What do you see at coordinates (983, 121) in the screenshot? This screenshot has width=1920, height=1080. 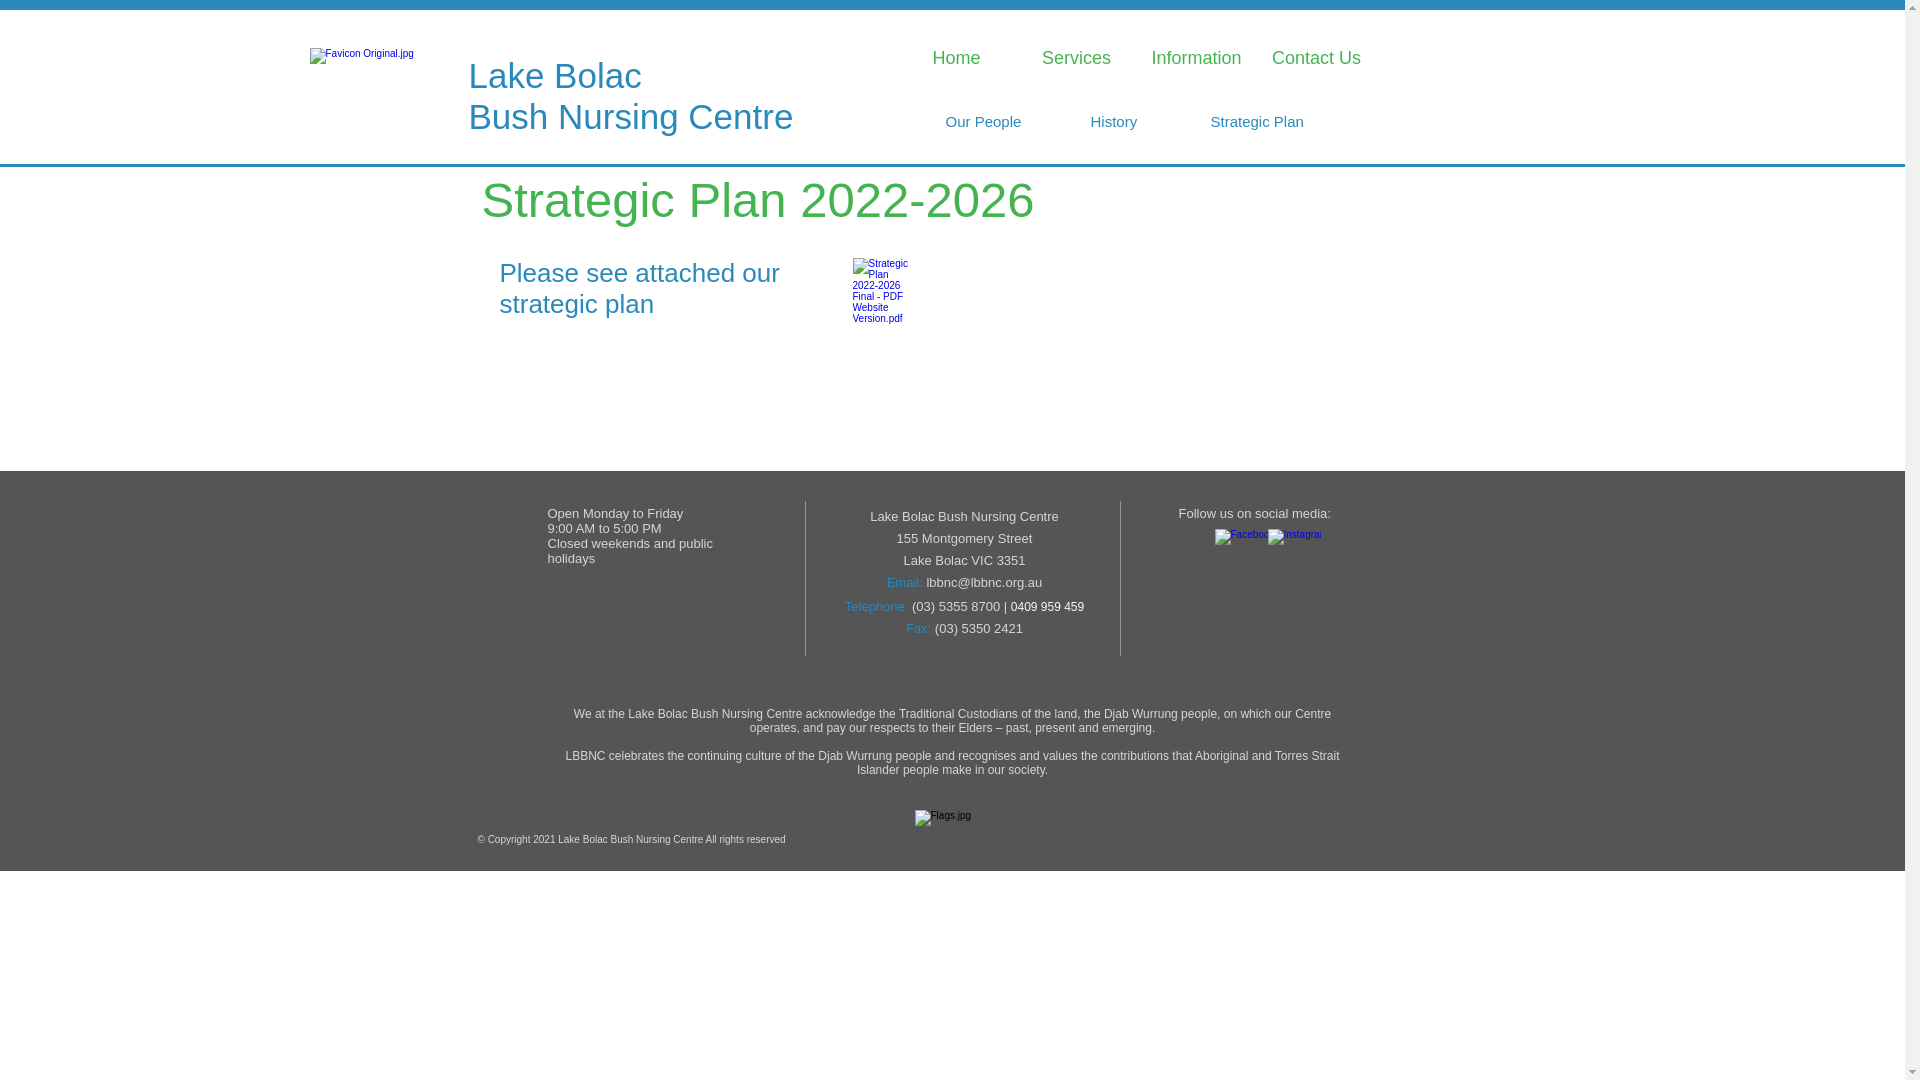 I see `'Our People'` at bounding box center [983, 121].